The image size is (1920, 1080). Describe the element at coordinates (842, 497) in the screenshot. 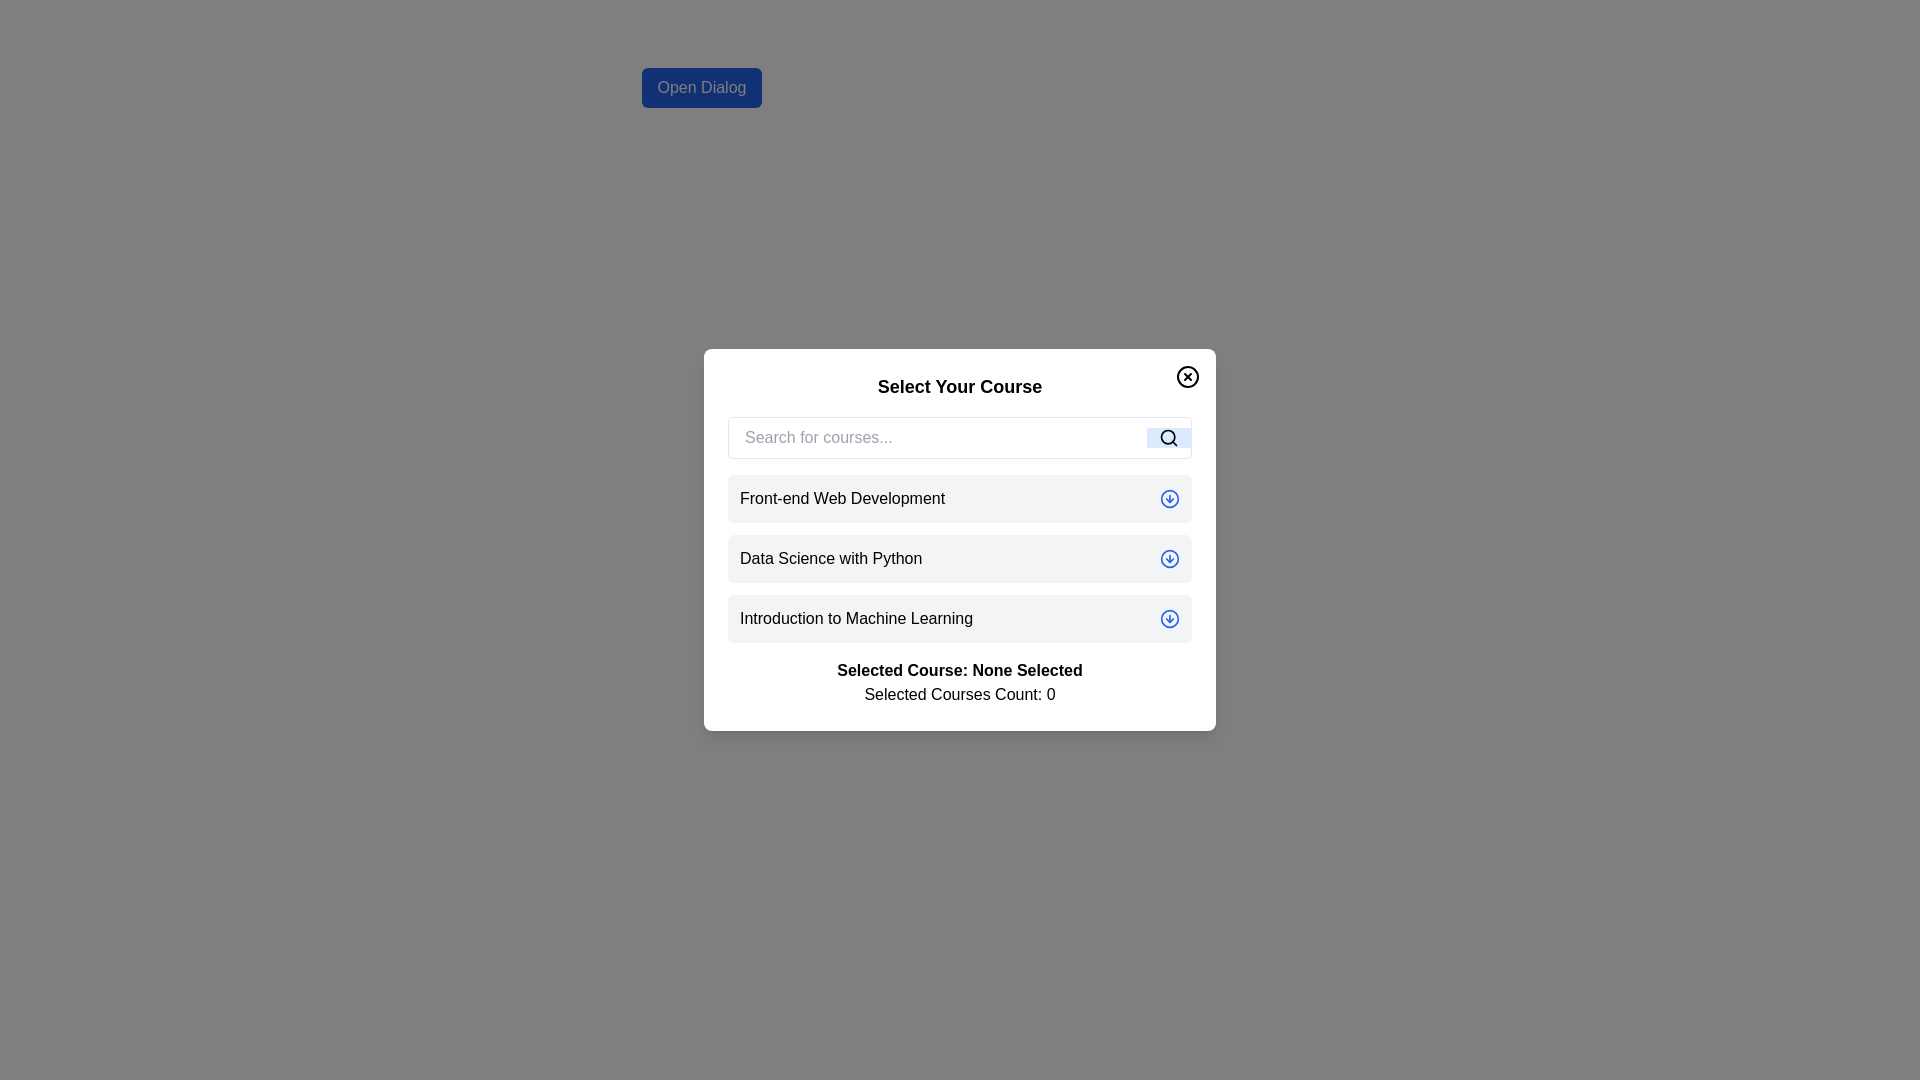

I see `the static text label displaying 'Front-end Web Development', which is the first item in the list of selectable courses in the dialog box with a light gray background` at that location.